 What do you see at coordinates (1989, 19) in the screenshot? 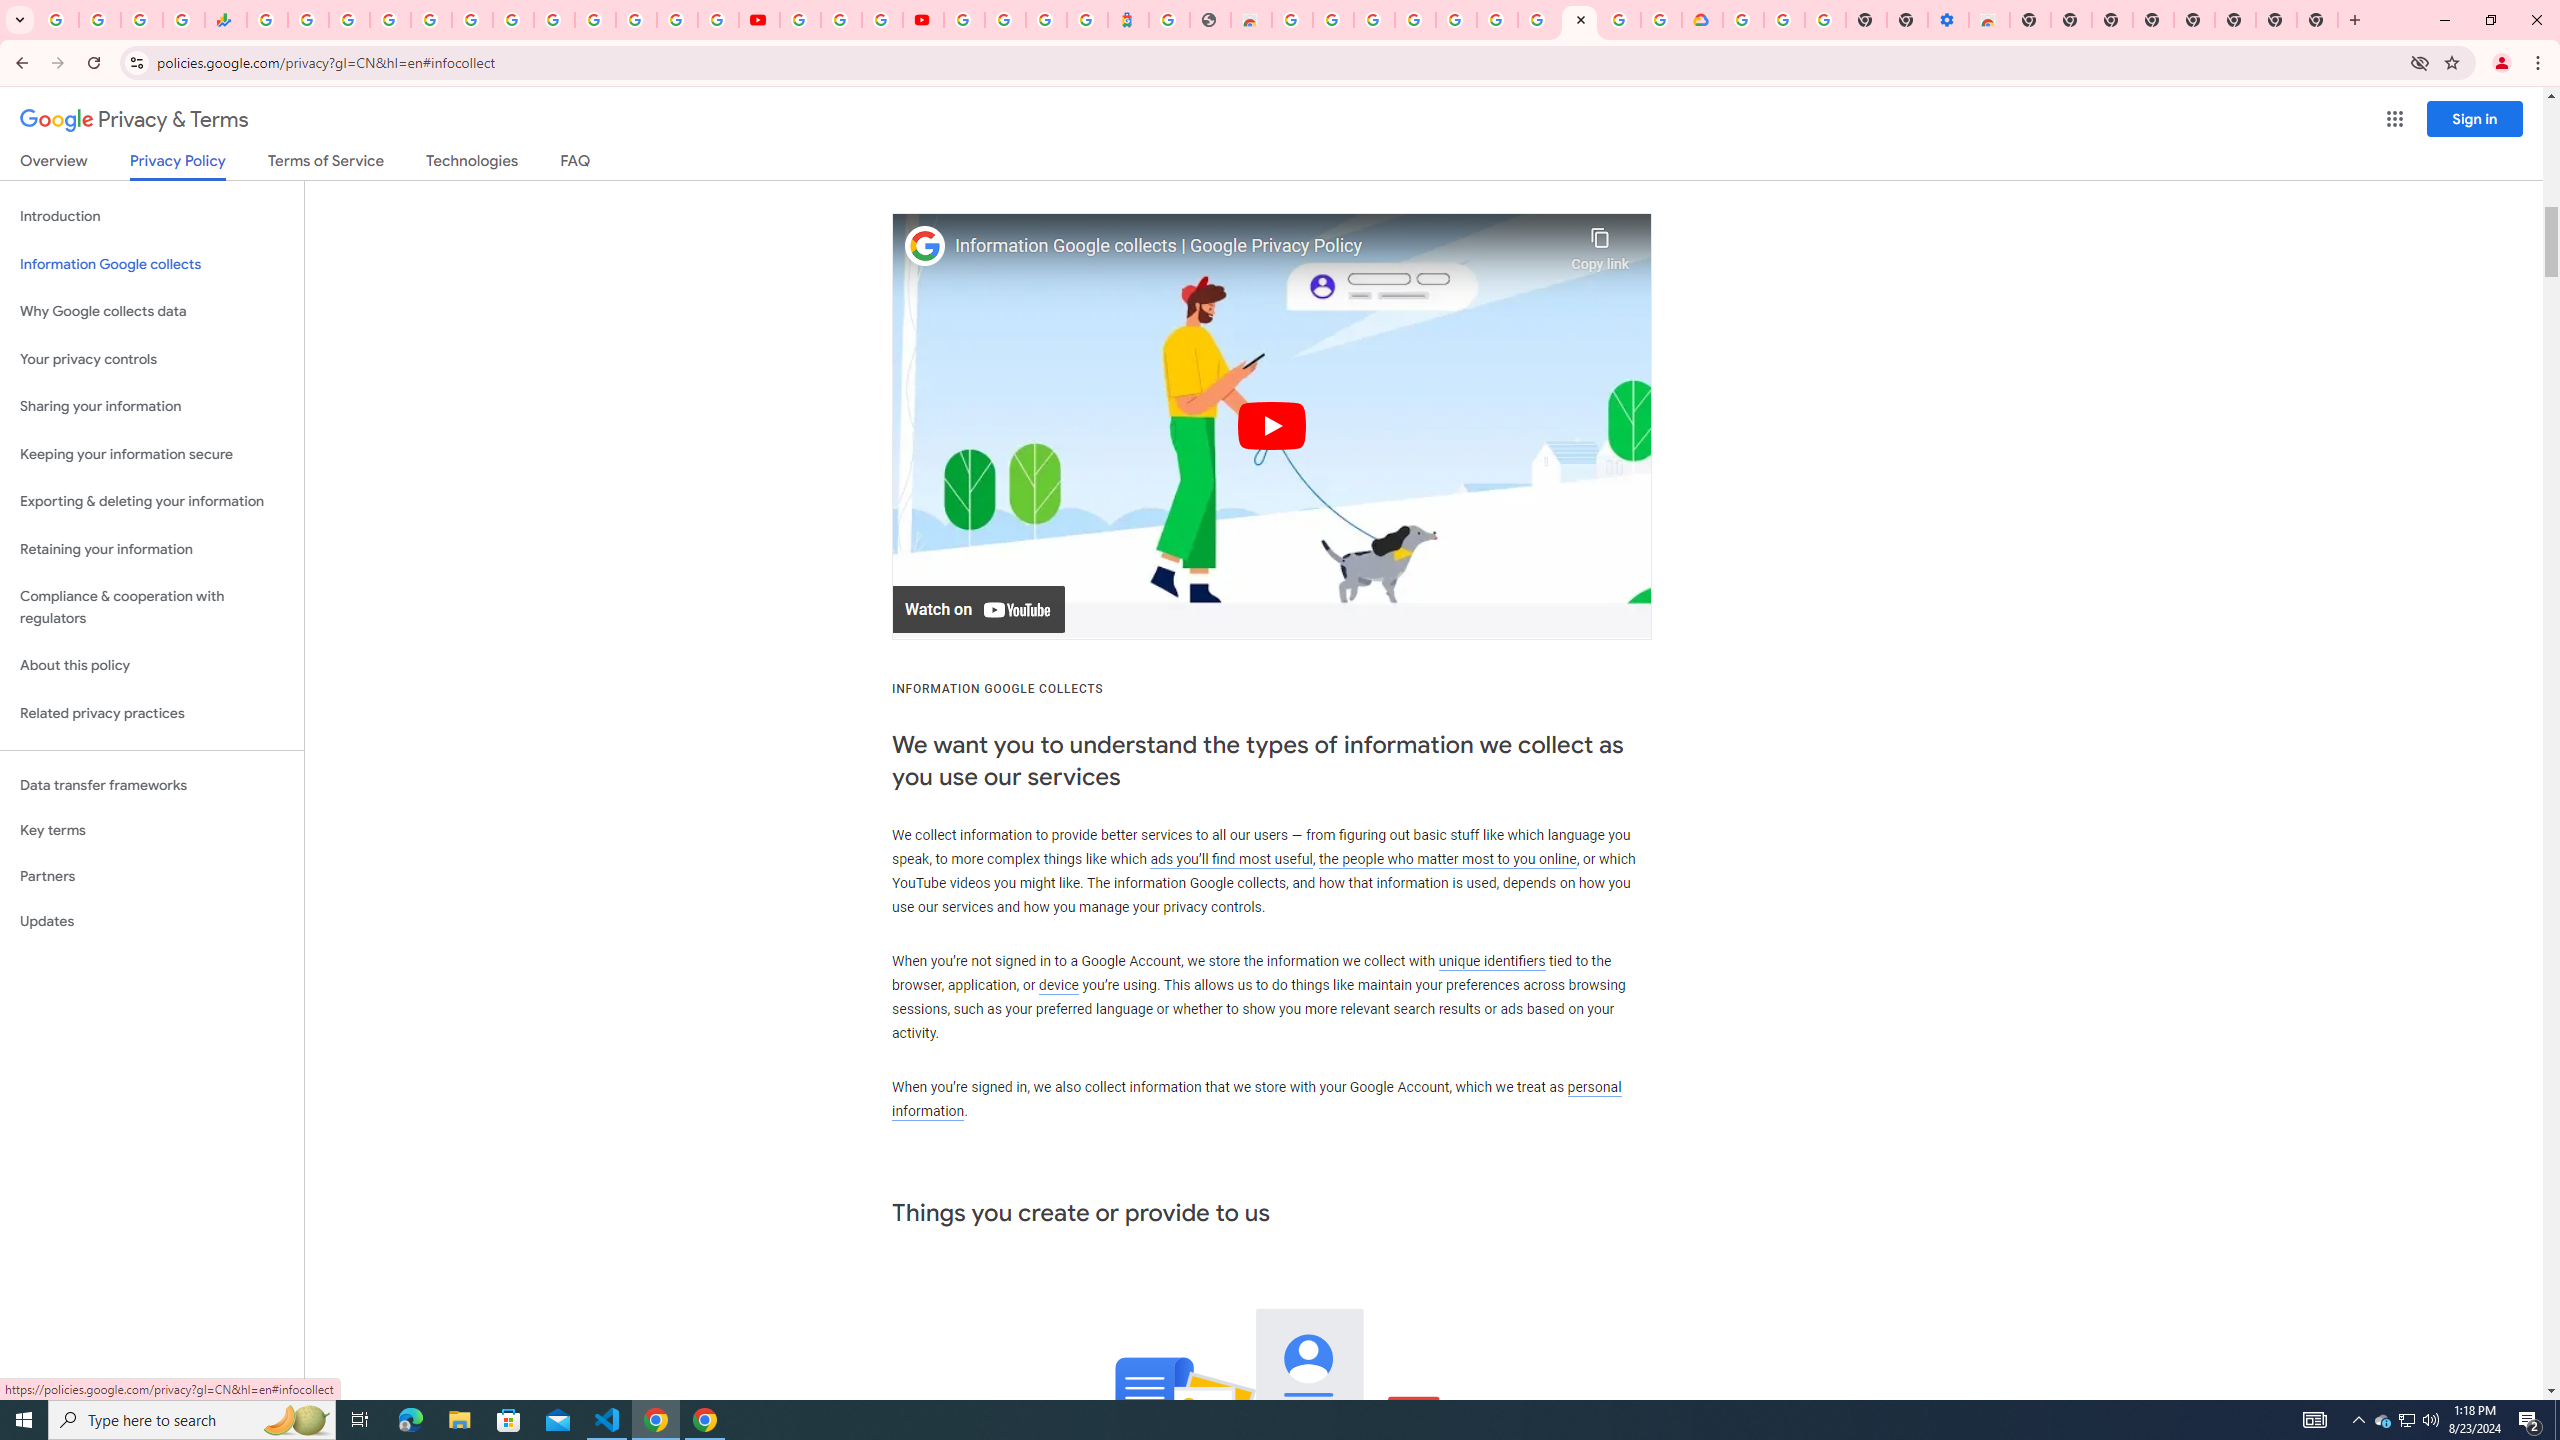
I see `'Chrome Web Store - Accessibility extensions'` at bounding box center [1989, 19].